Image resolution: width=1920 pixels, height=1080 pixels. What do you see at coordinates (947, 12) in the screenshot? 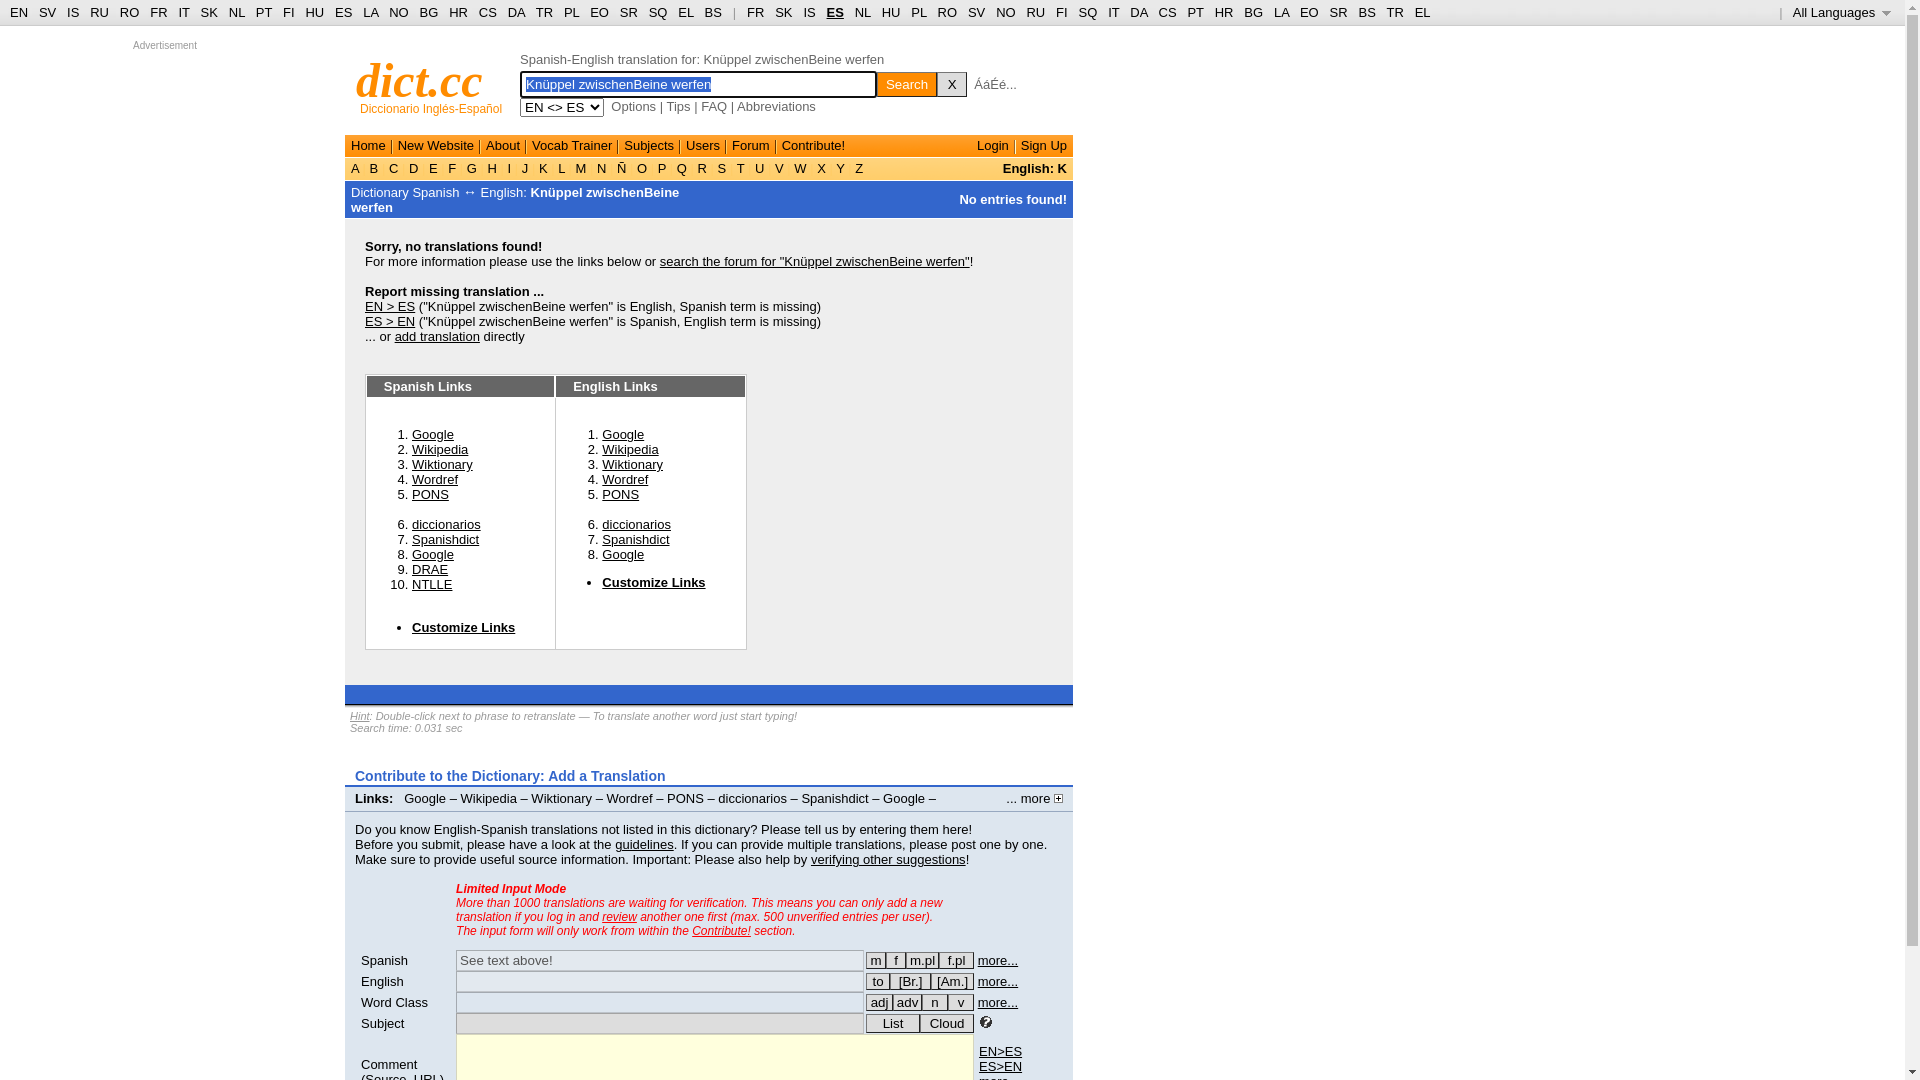
I see `'RO'` at bounding box center [947, 12].